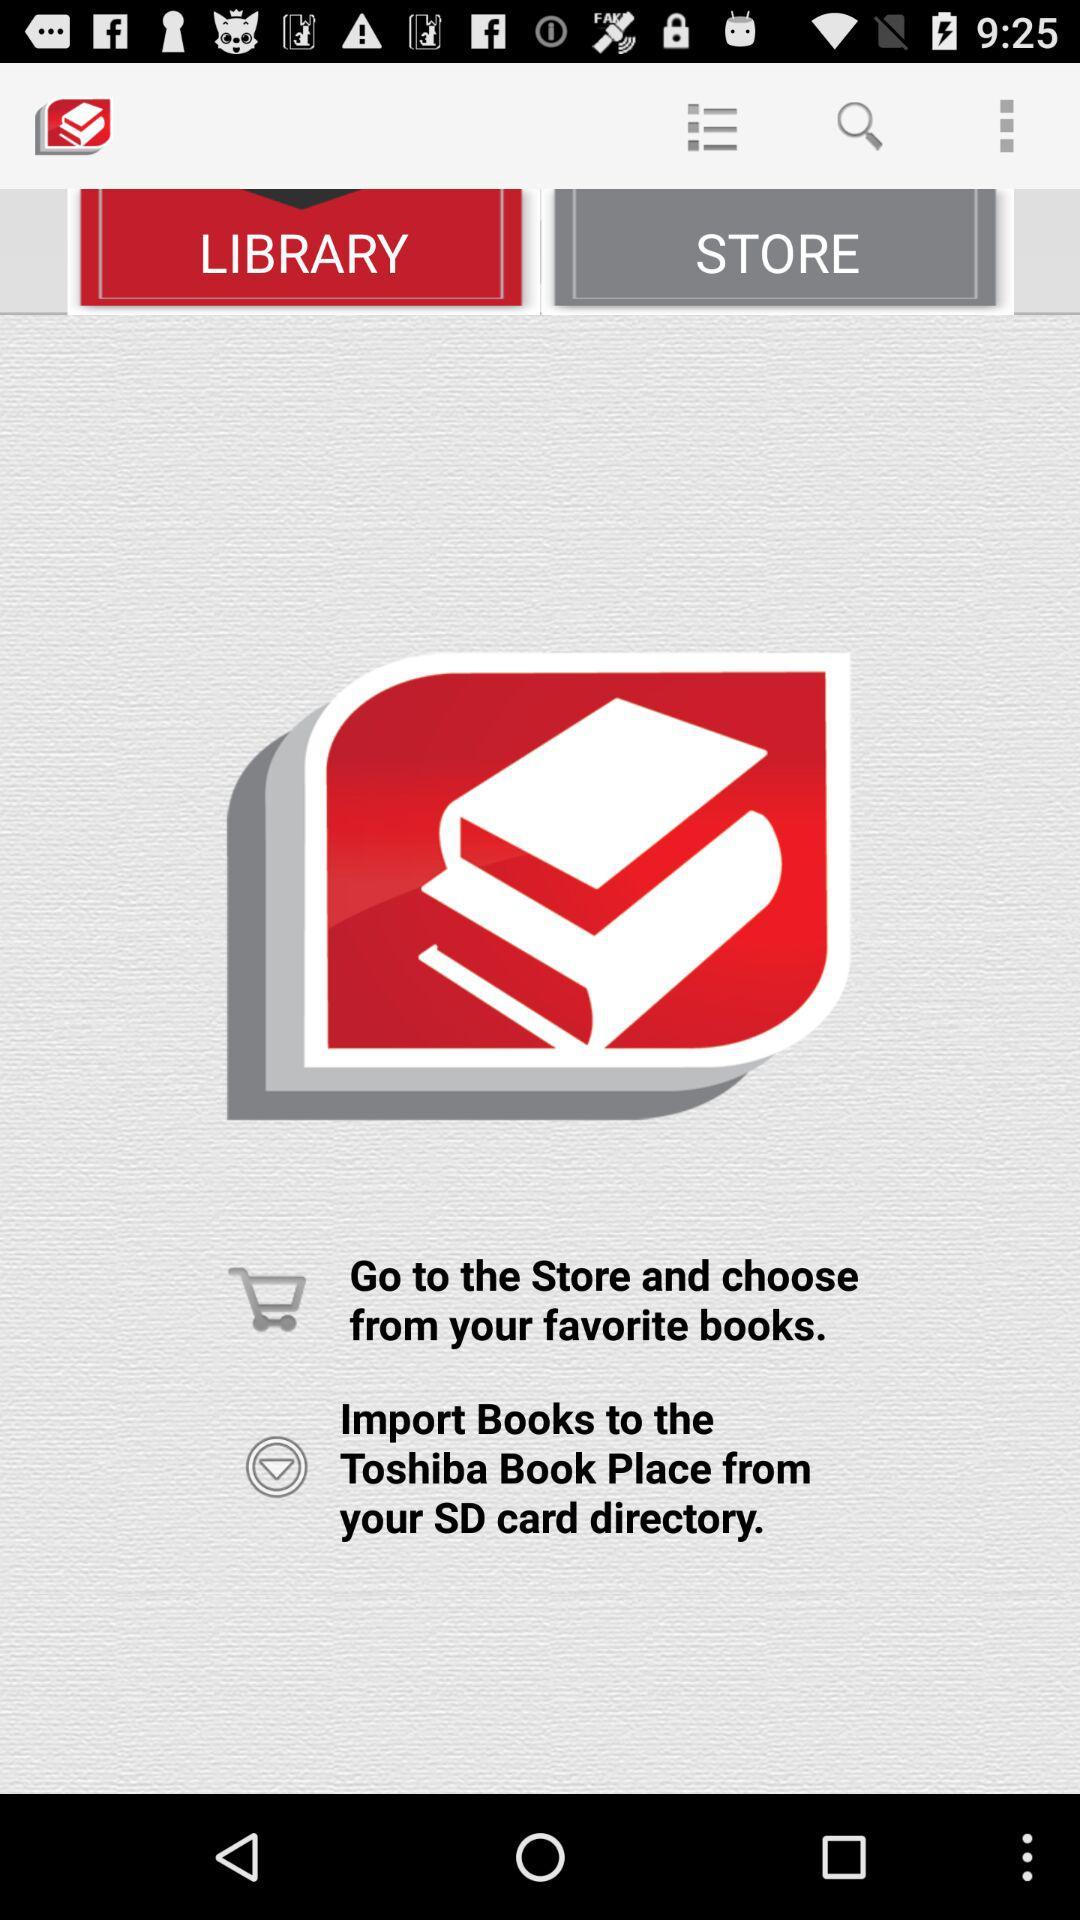  I want to click on import option, so click(276, 1467).